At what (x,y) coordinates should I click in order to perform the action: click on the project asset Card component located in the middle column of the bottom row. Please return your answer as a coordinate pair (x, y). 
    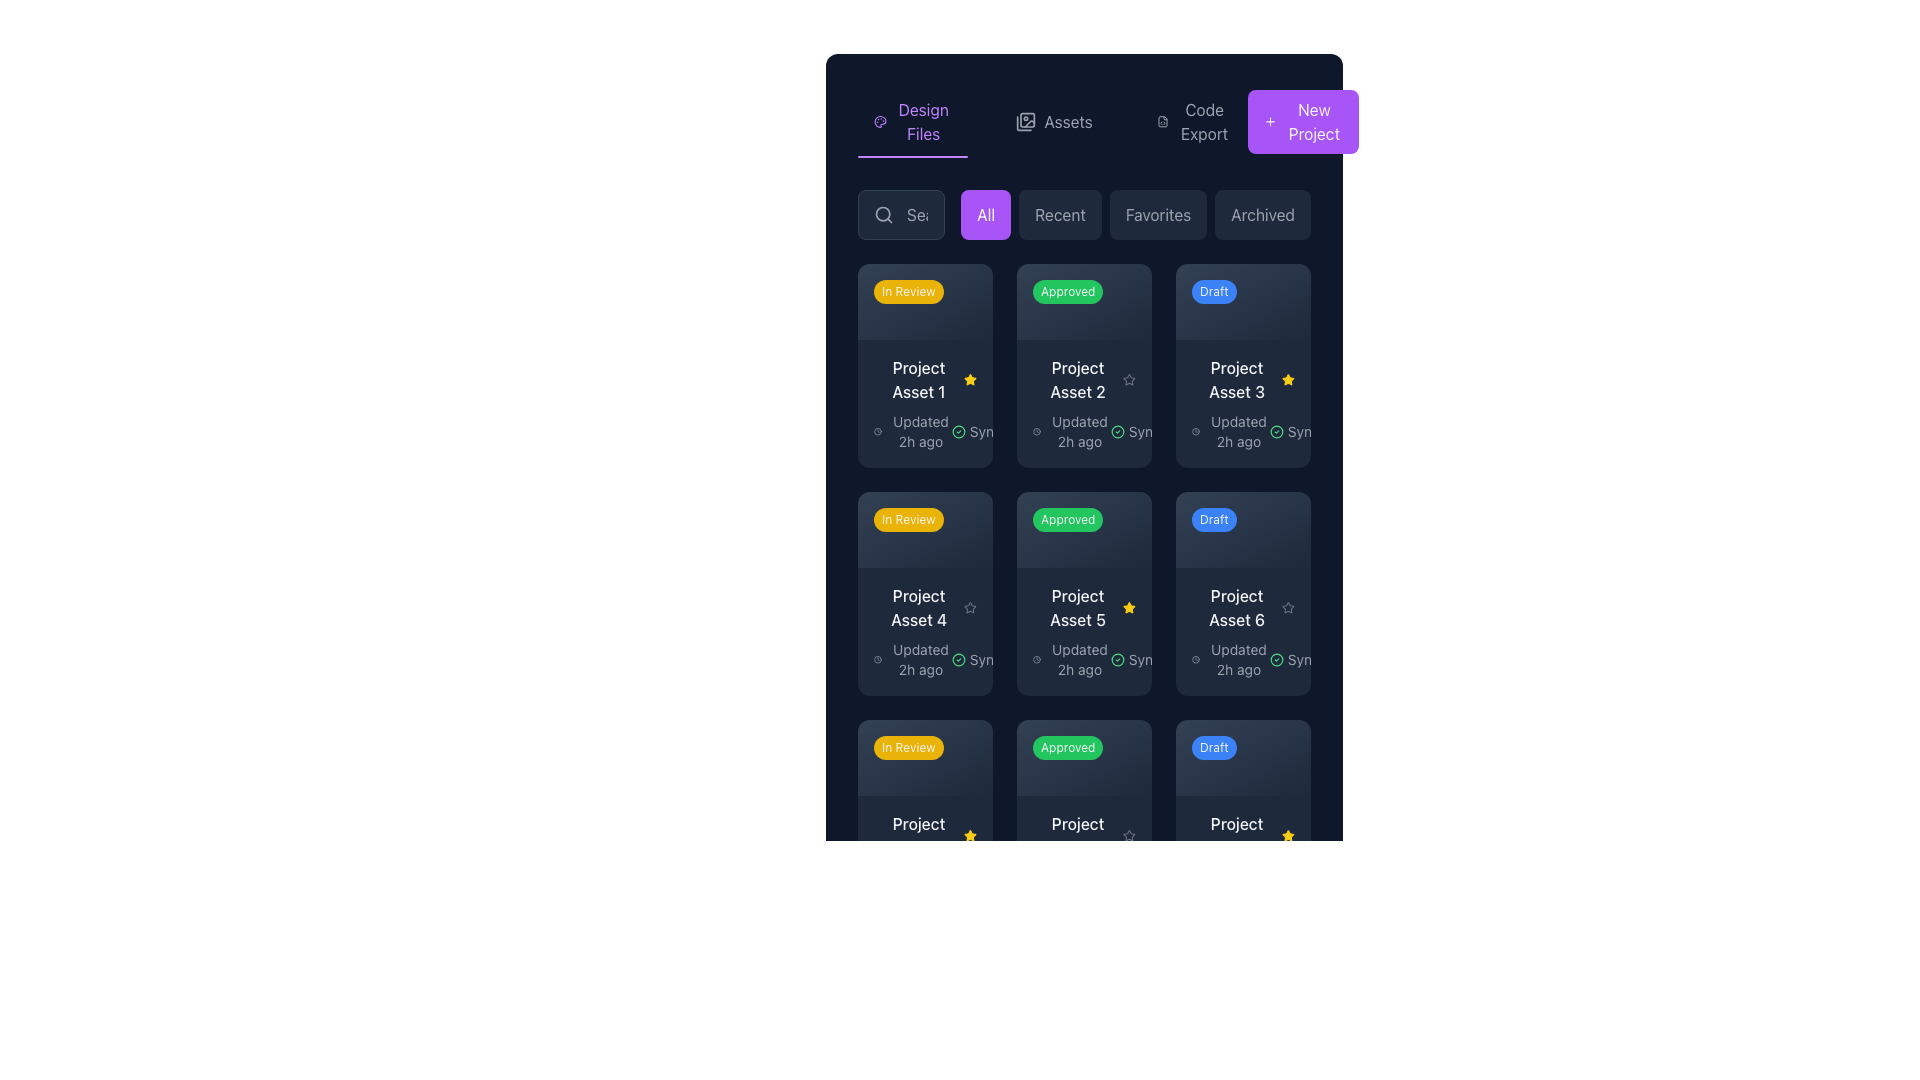
    Looking at the image, I should click on (1083, 858).